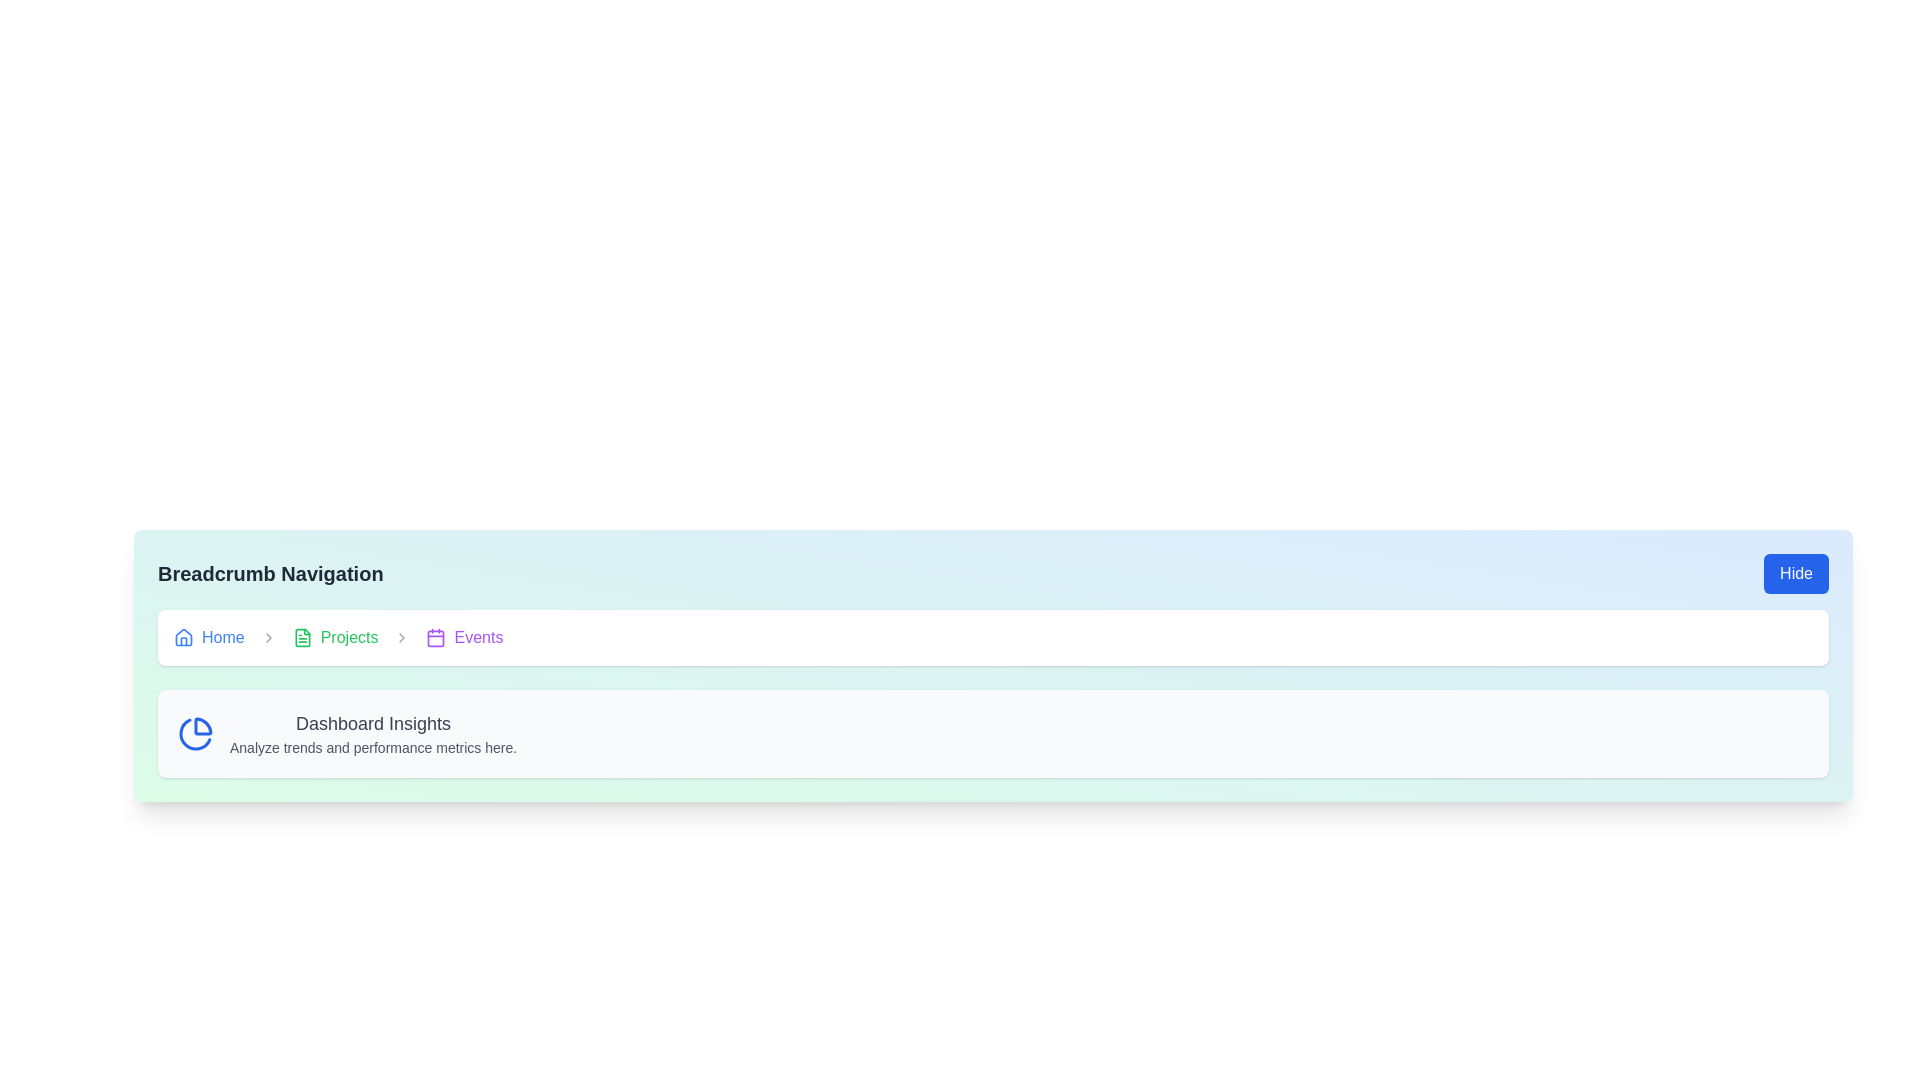 Image resolution: width=1920 pixels, height=1080 pixels. I want to click on the text label that serves as a descriptor for the home navigation in the breadcrumb navigation bar, positioned at the far left immediately after the house-shaped icon, so click(223, 637).